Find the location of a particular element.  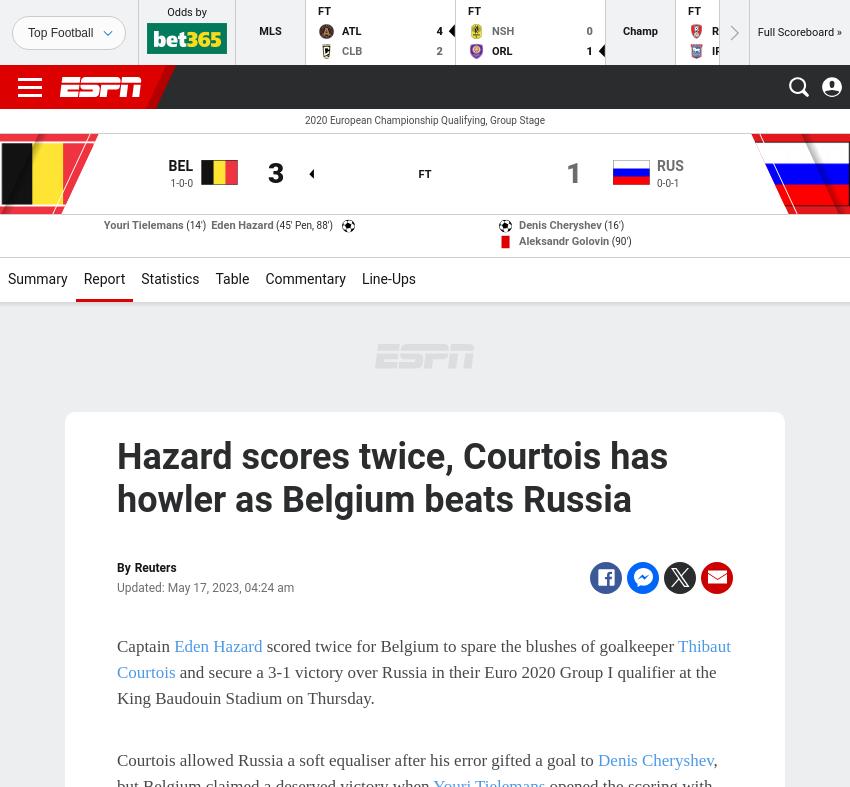

'RUS' is located at coordinates (669, 165).